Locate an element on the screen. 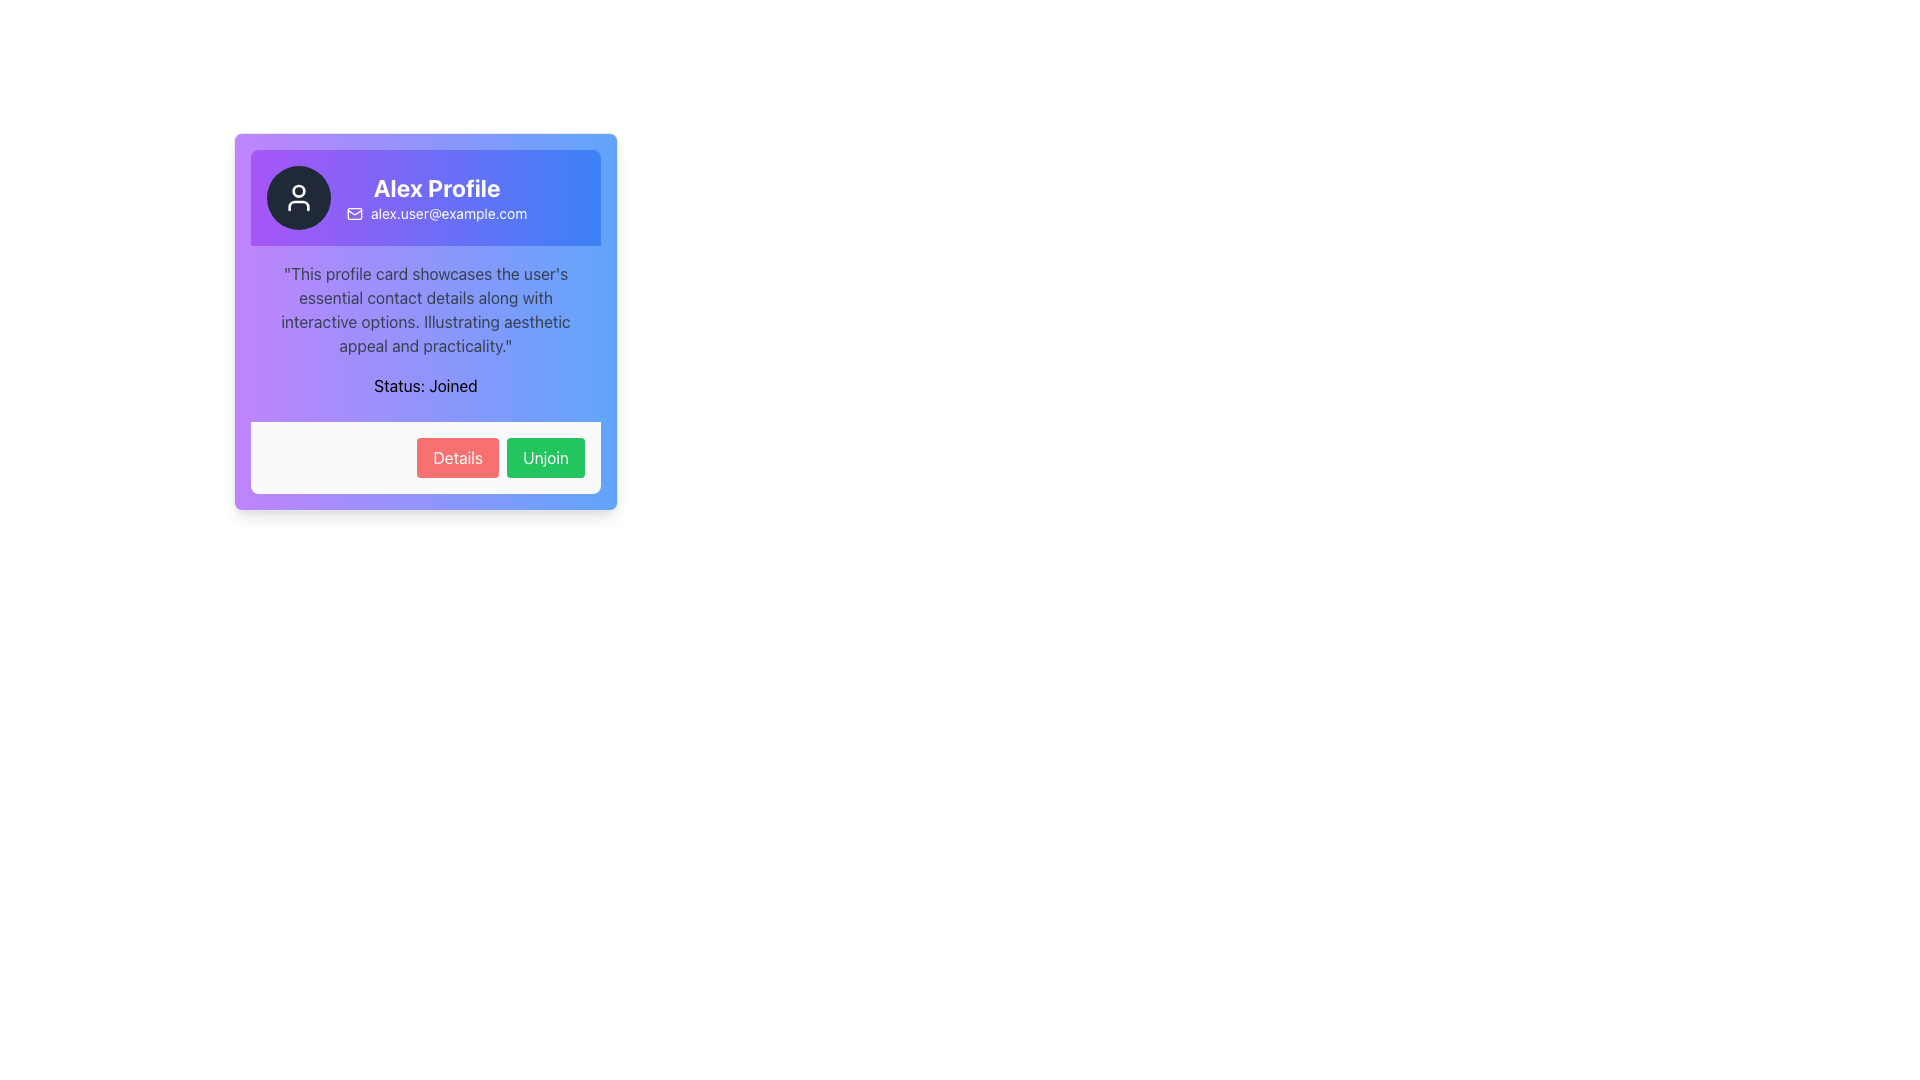 Image resolution: width=1920 pixels, height=1080 pixels. the descriptive Text block within the user profile card that details its purpose and features is located at coordinates (425, 309).